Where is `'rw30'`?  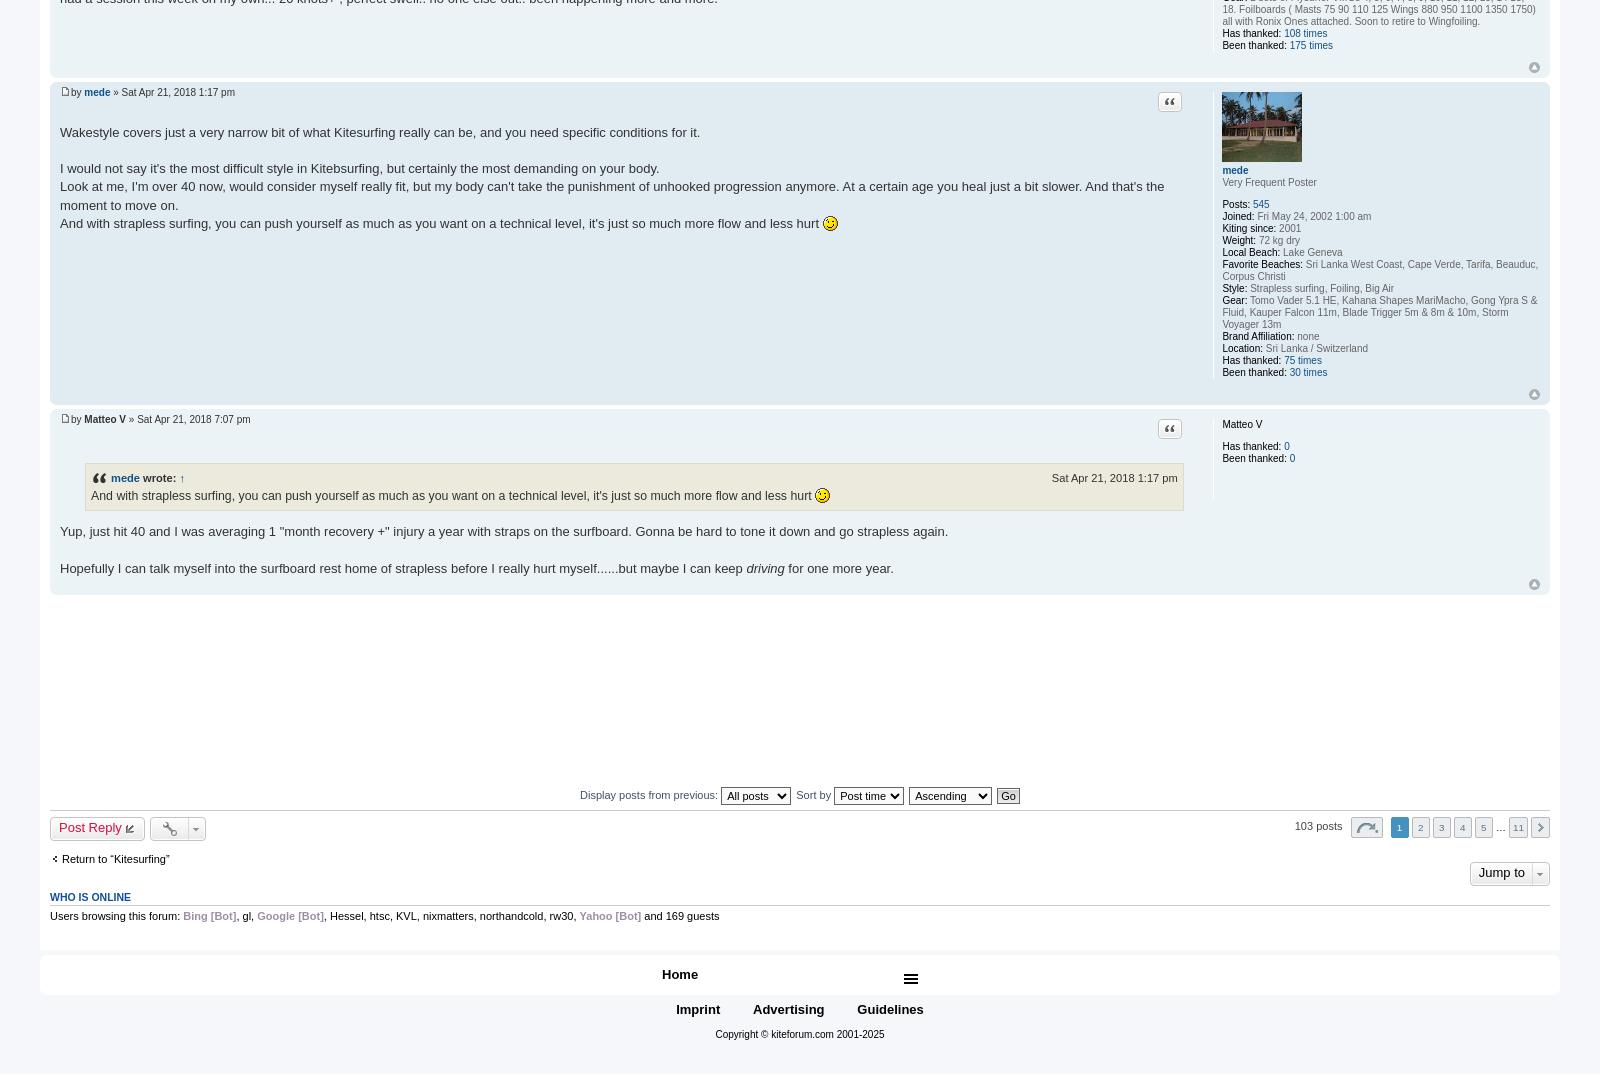 'rw30' is located at coordinates (559, 916).